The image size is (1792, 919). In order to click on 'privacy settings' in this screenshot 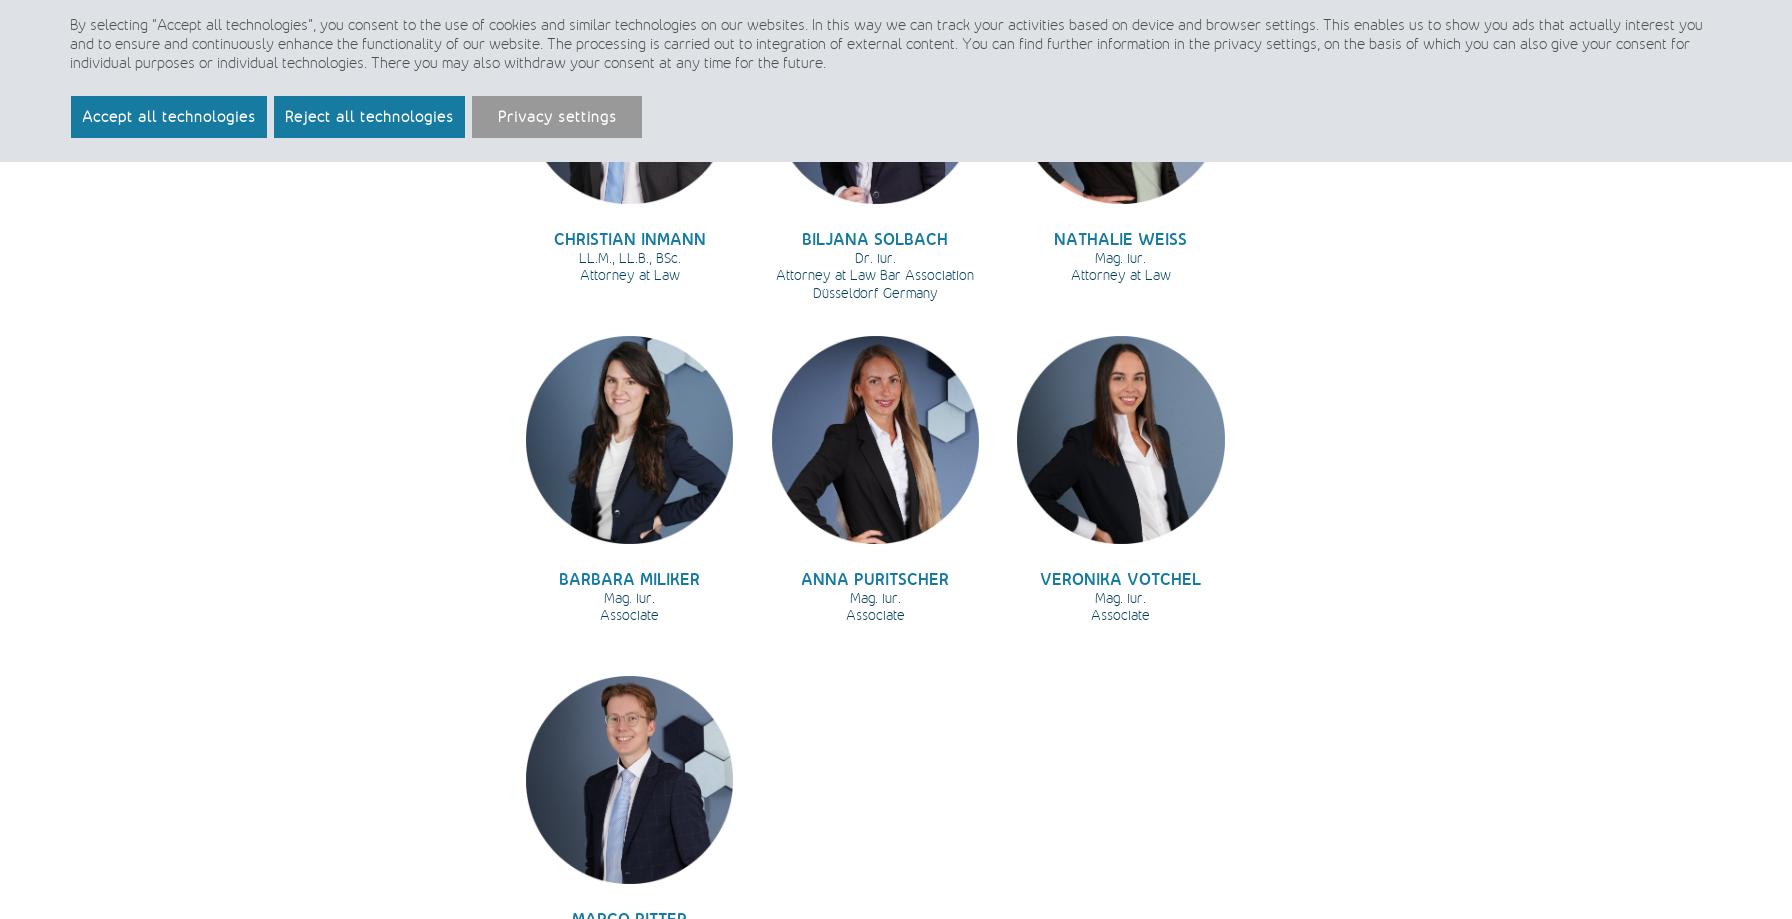, I will do `click(1265, 43)`.